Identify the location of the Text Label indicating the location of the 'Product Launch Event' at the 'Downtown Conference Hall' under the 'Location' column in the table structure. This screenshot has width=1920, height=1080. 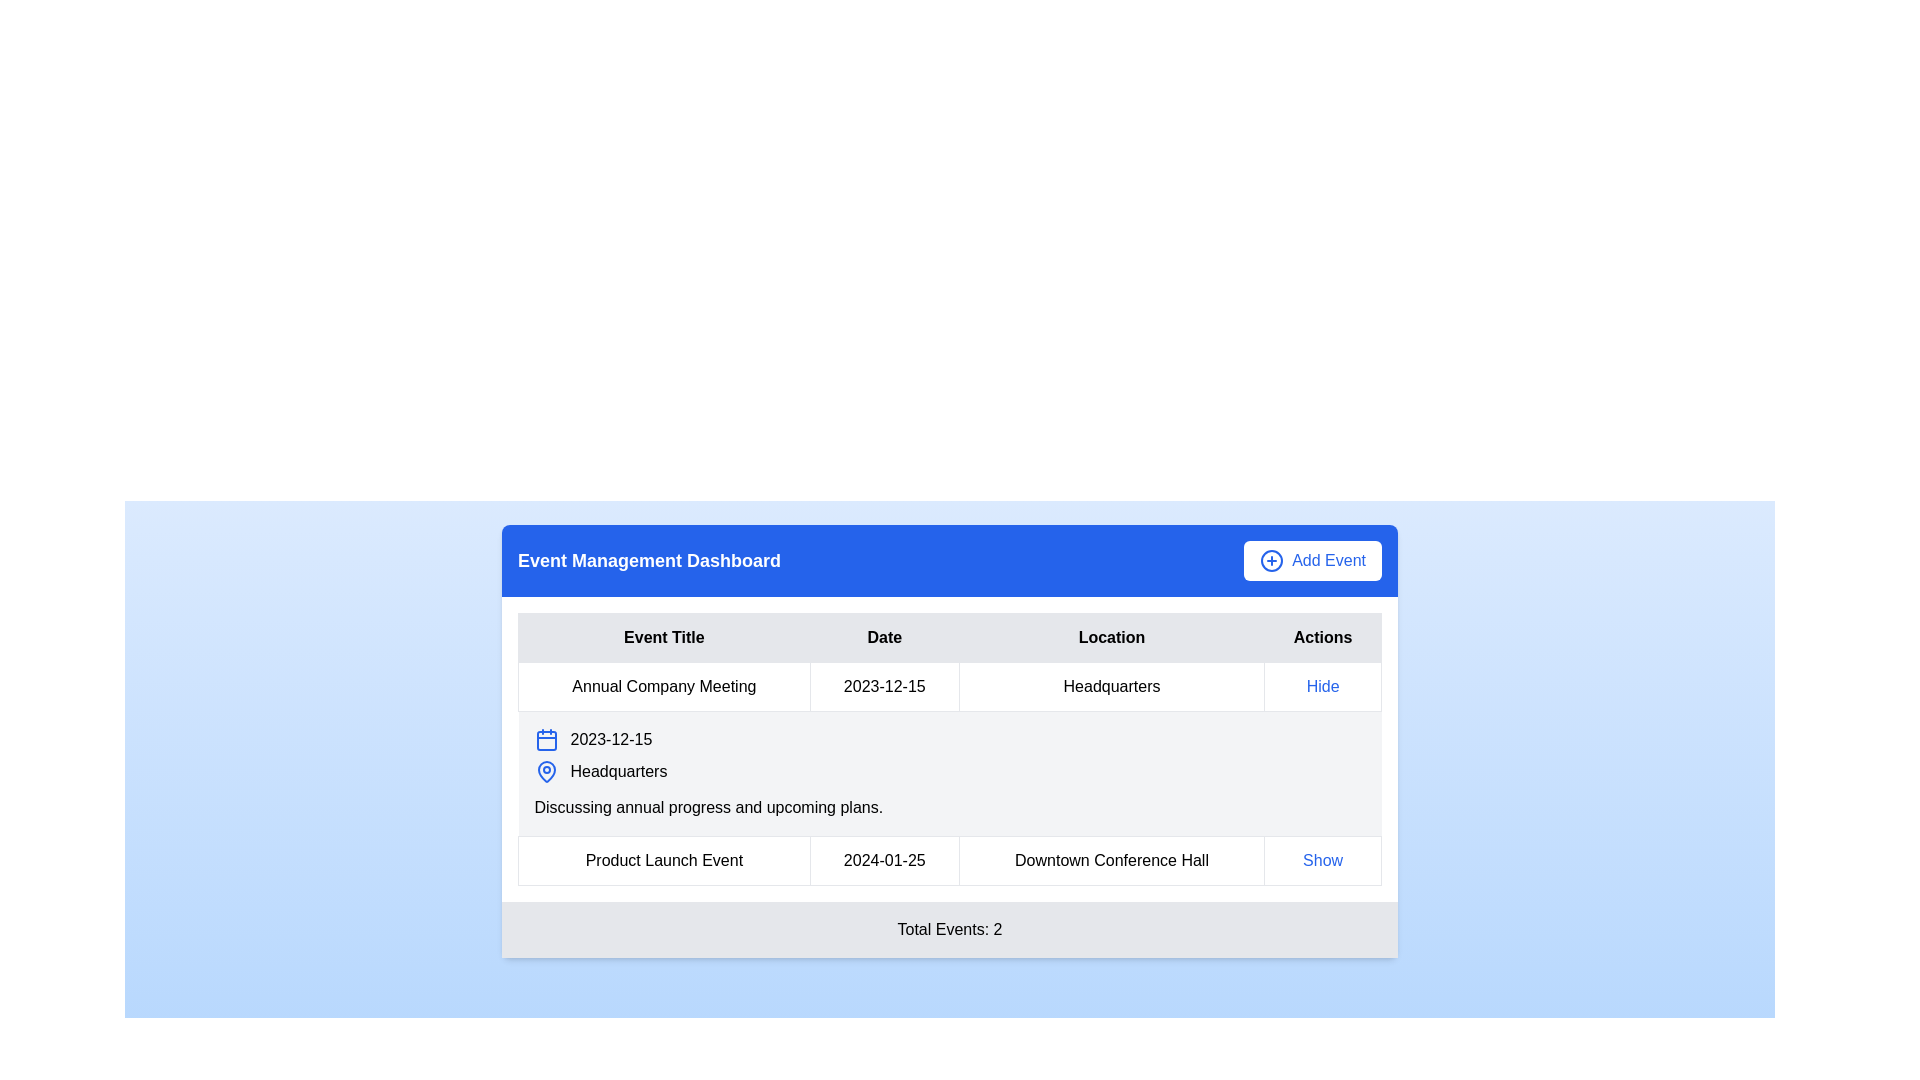
(1111, 859).